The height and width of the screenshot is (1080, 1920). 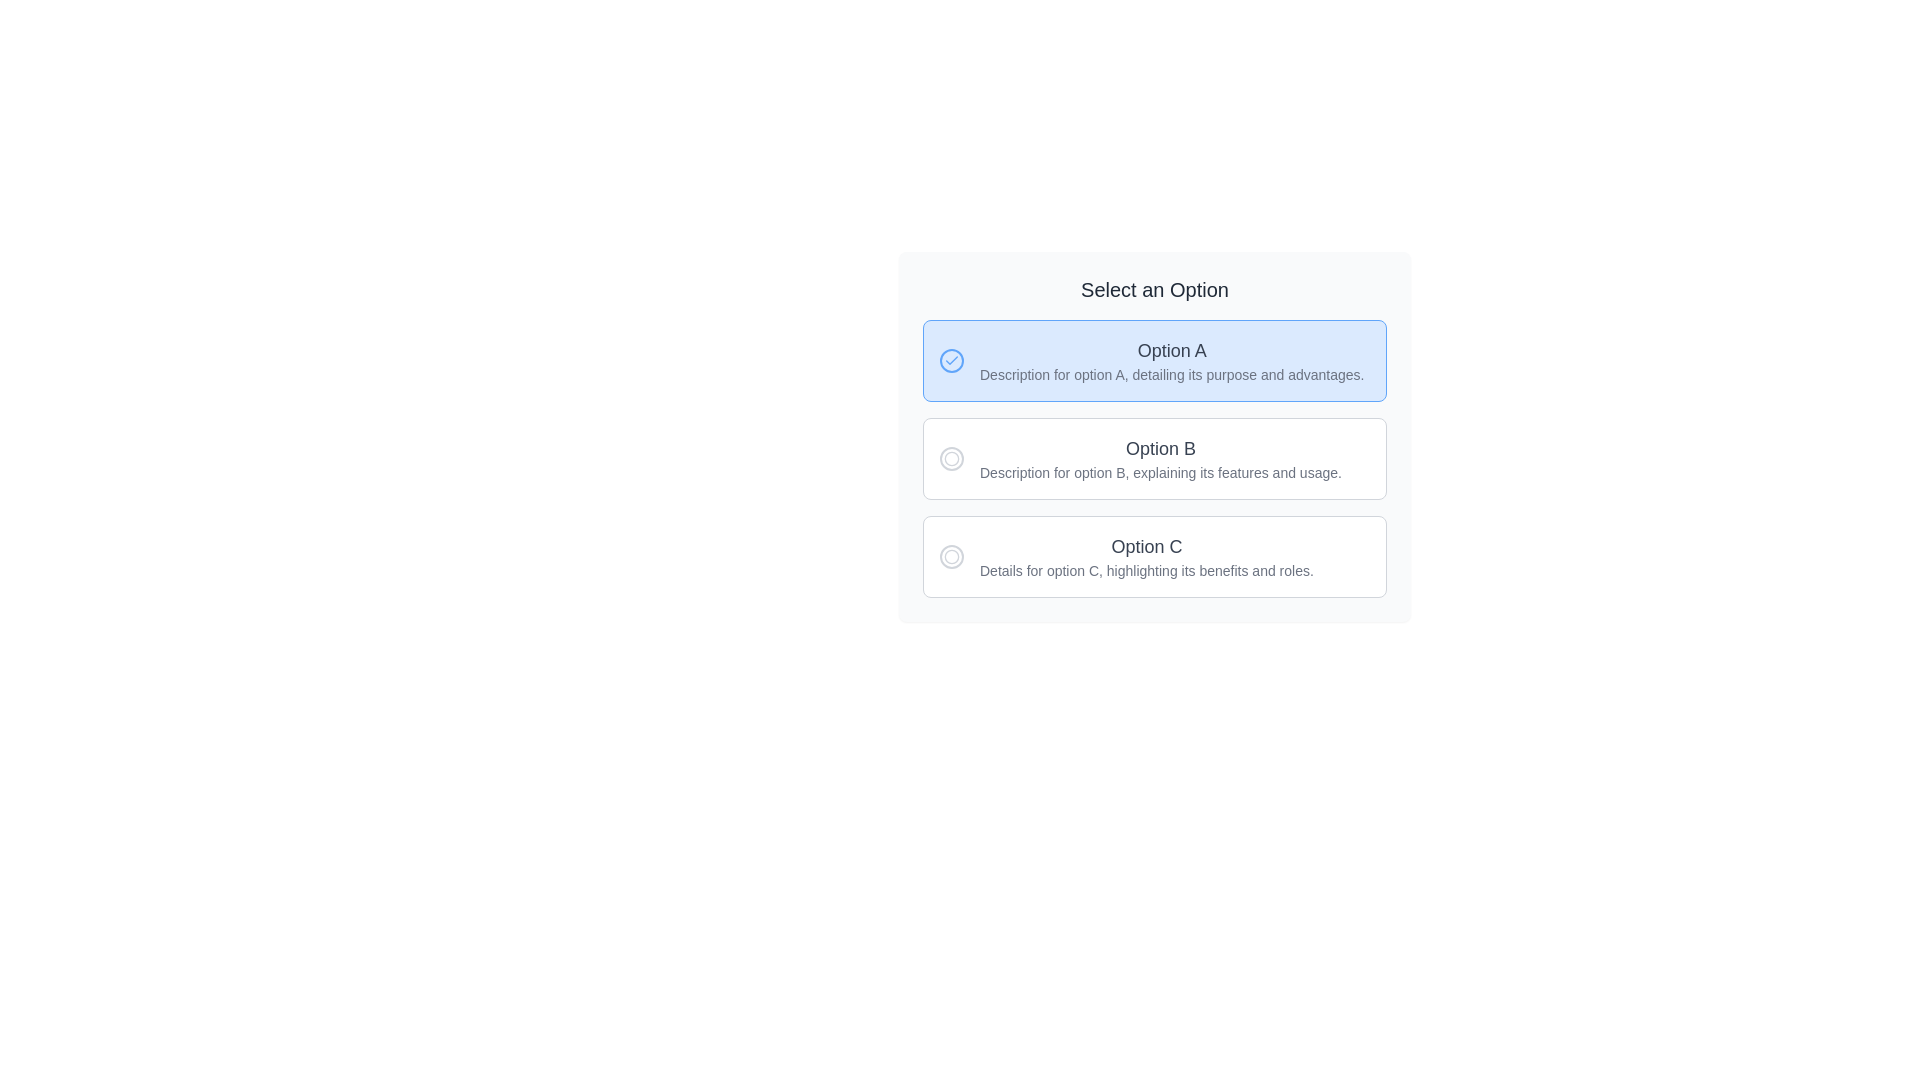 I want to click on description of the first selectable option displayed in the Label Text directly below the heading 'Select an Option', so click(x=1172, y=361).